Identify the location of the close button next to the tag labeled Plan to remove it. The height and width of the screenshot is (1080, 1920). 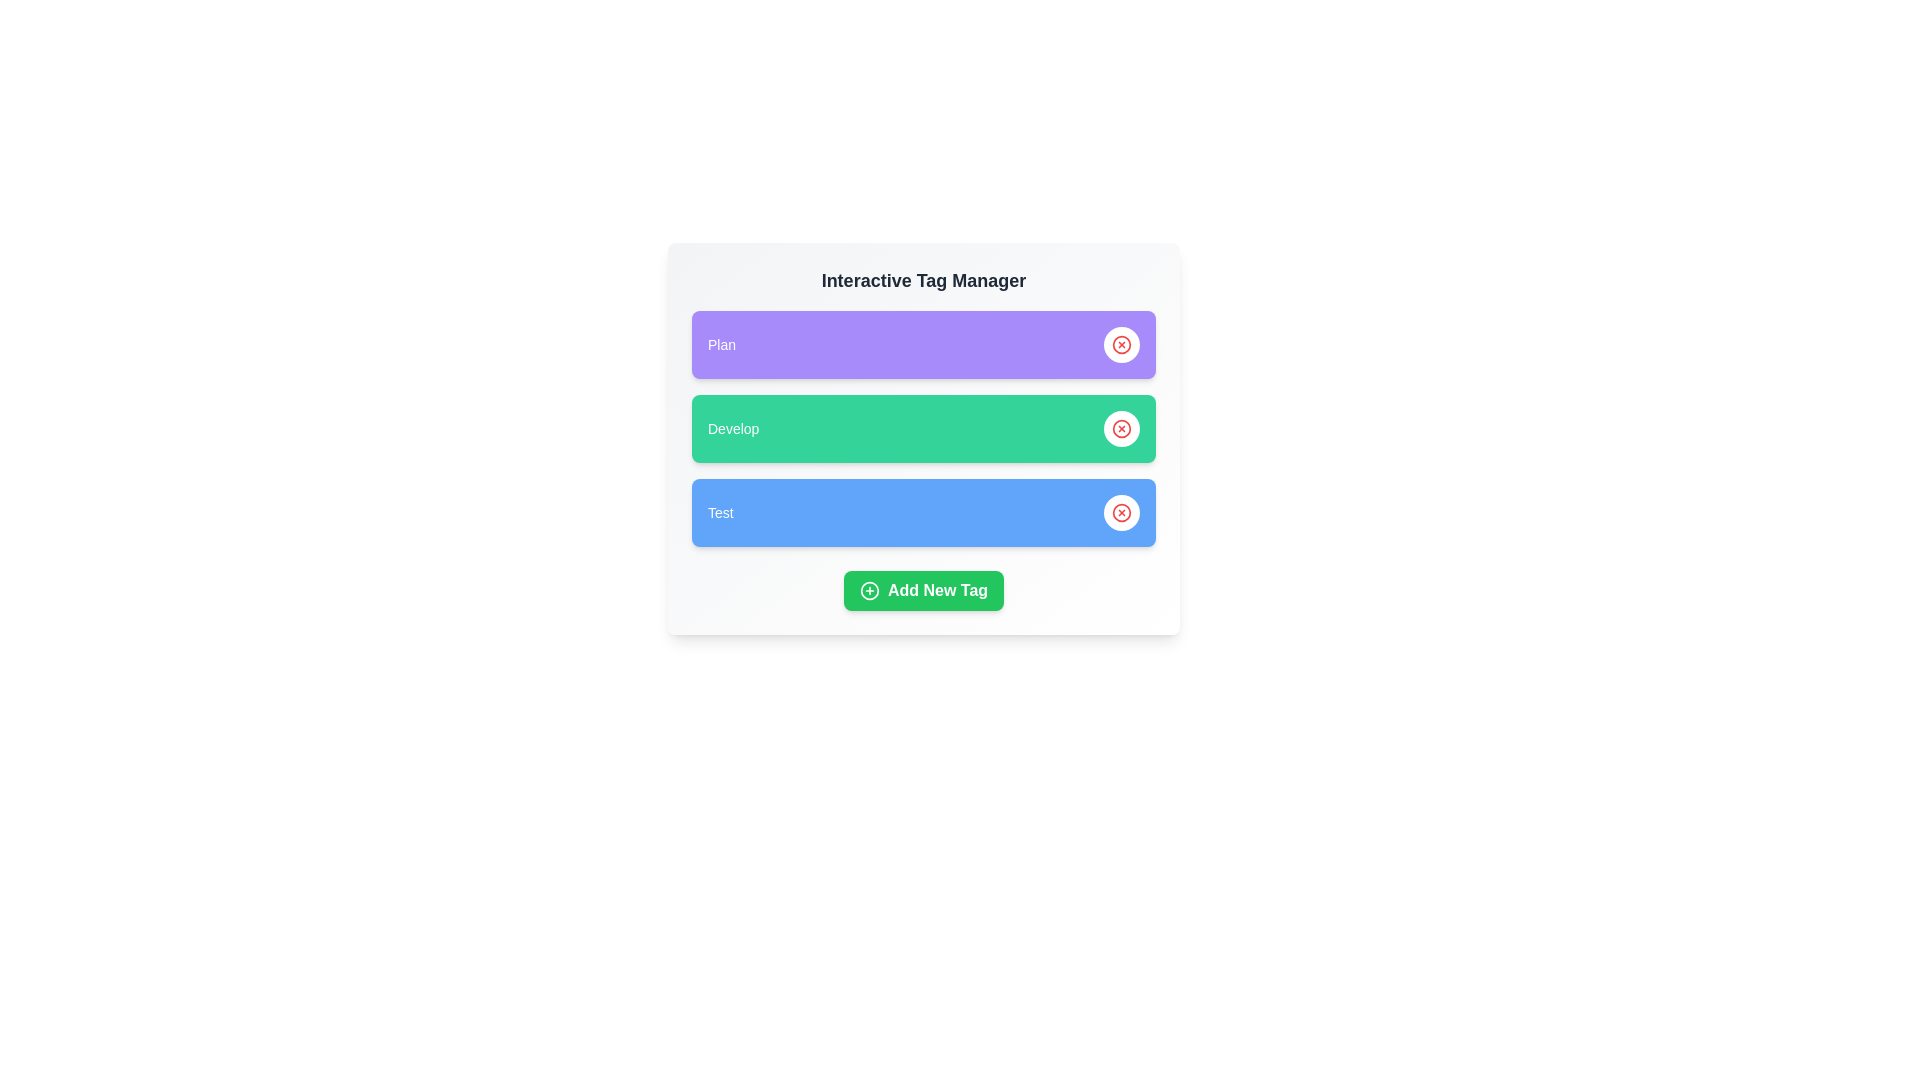
(1122, 343).